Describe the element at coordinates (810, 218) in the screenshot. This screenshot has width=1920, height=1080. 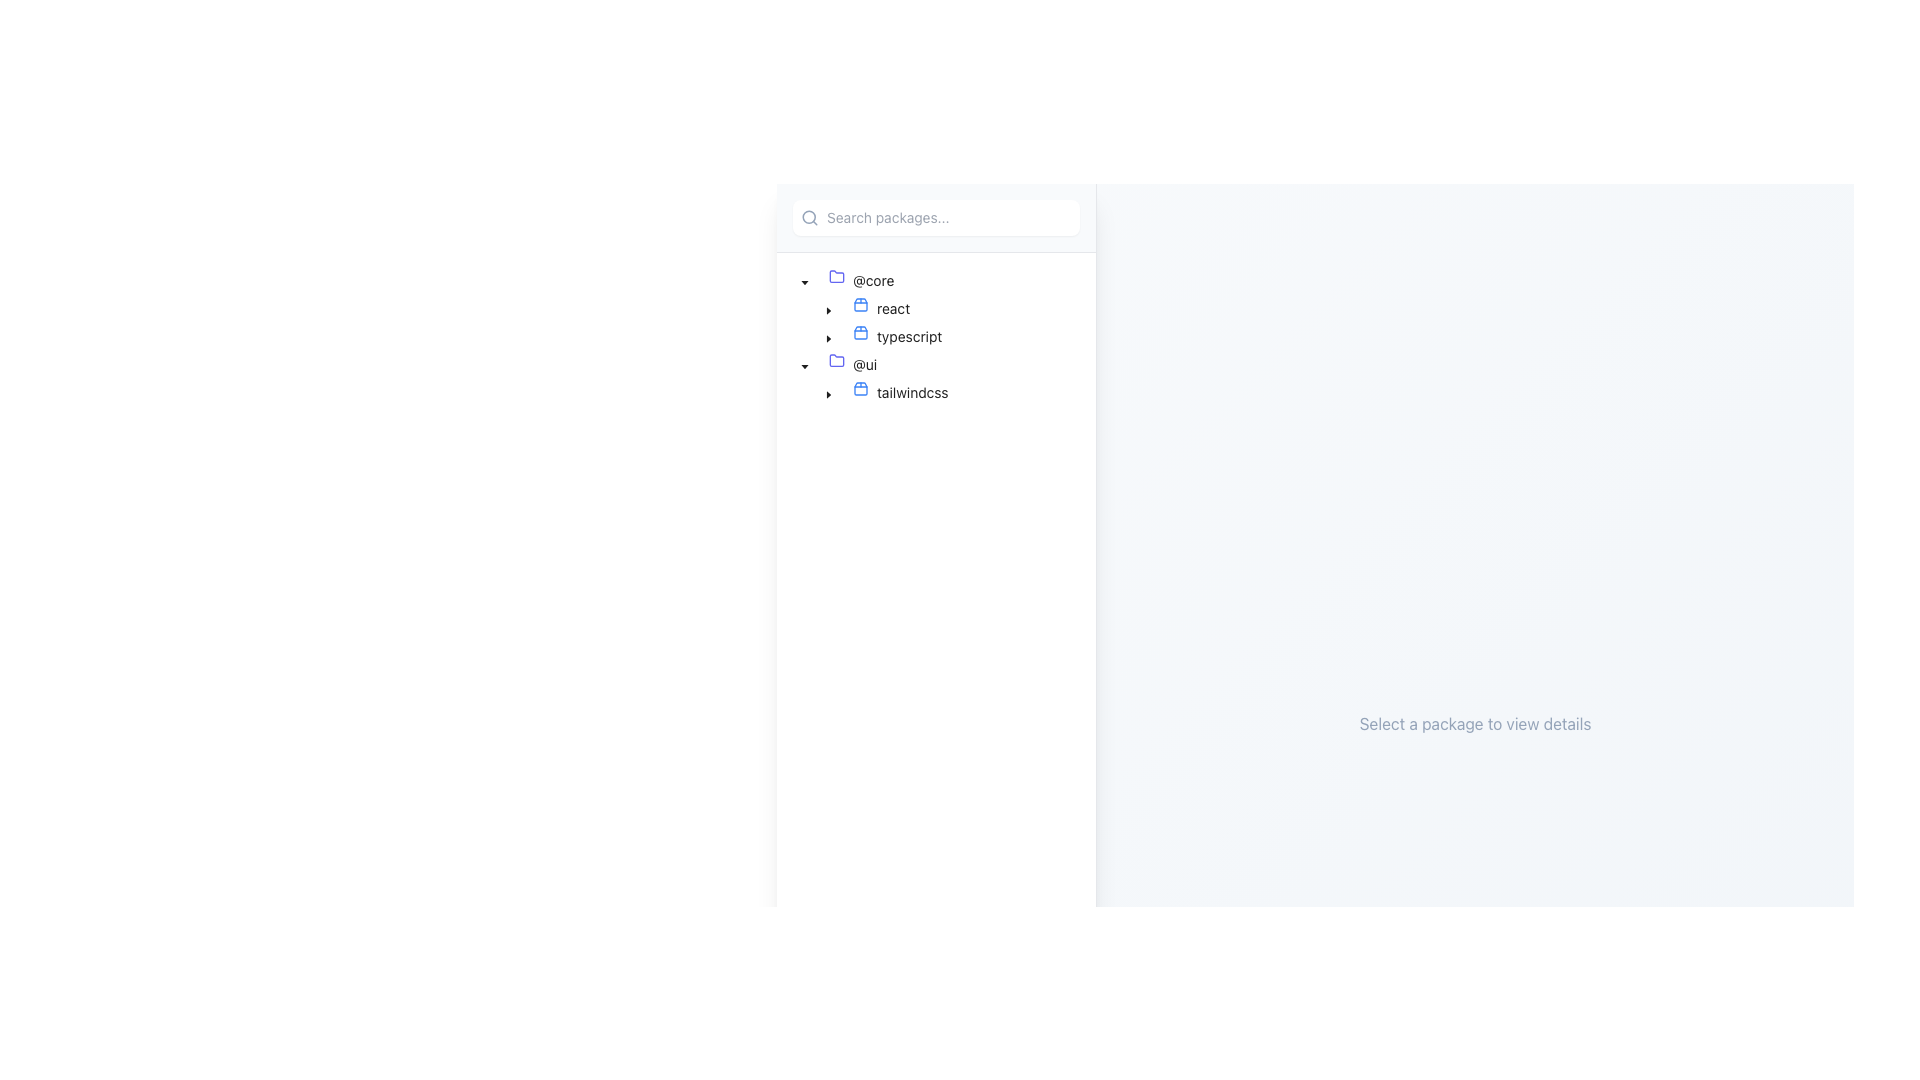
I see `the magnifying glass icon, which is styled in gray and serves as a visual indicator for the search function located at the leftmost position of the search input interface` at that location.